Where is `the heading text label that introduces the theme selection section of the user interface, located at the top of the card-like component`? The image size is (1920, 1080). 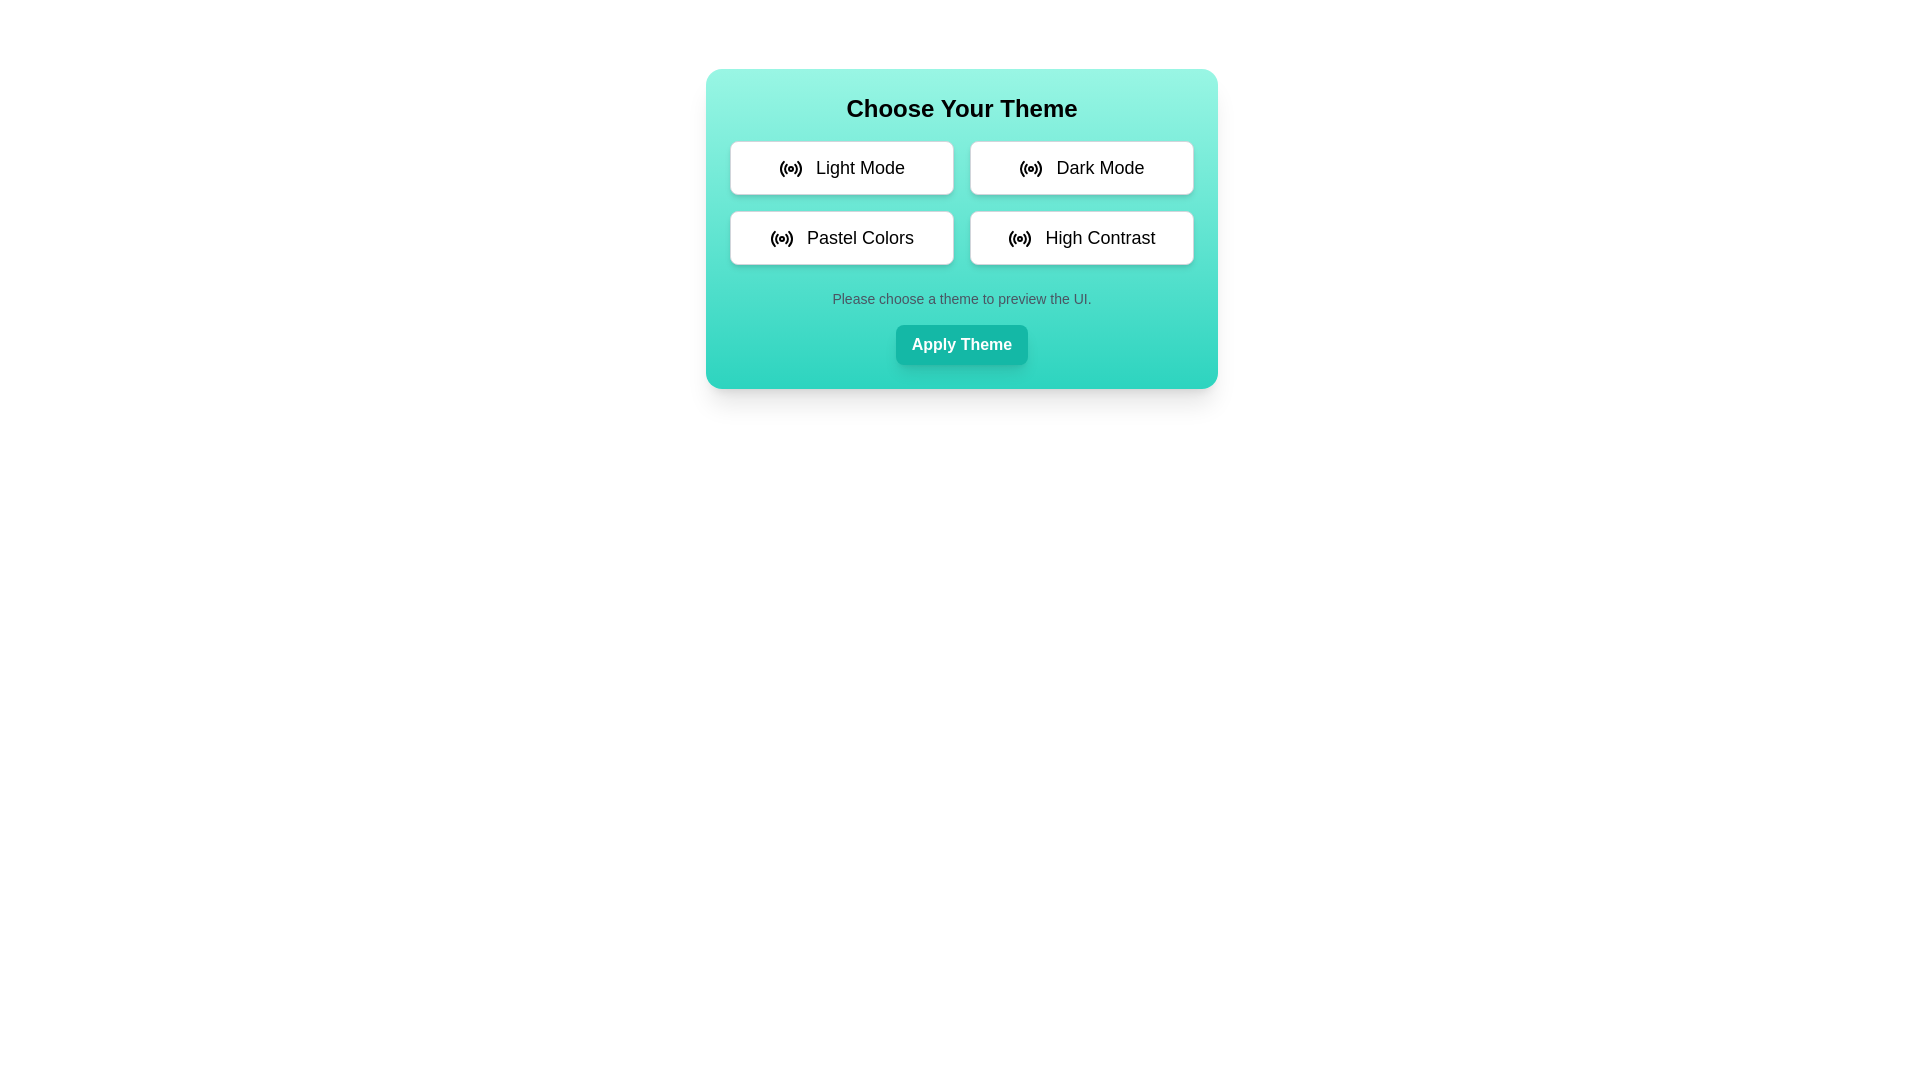 the heading text label that introduces the theme selection section of the user interface, located at the top of the card-like component is located at coordinates (961, 108).